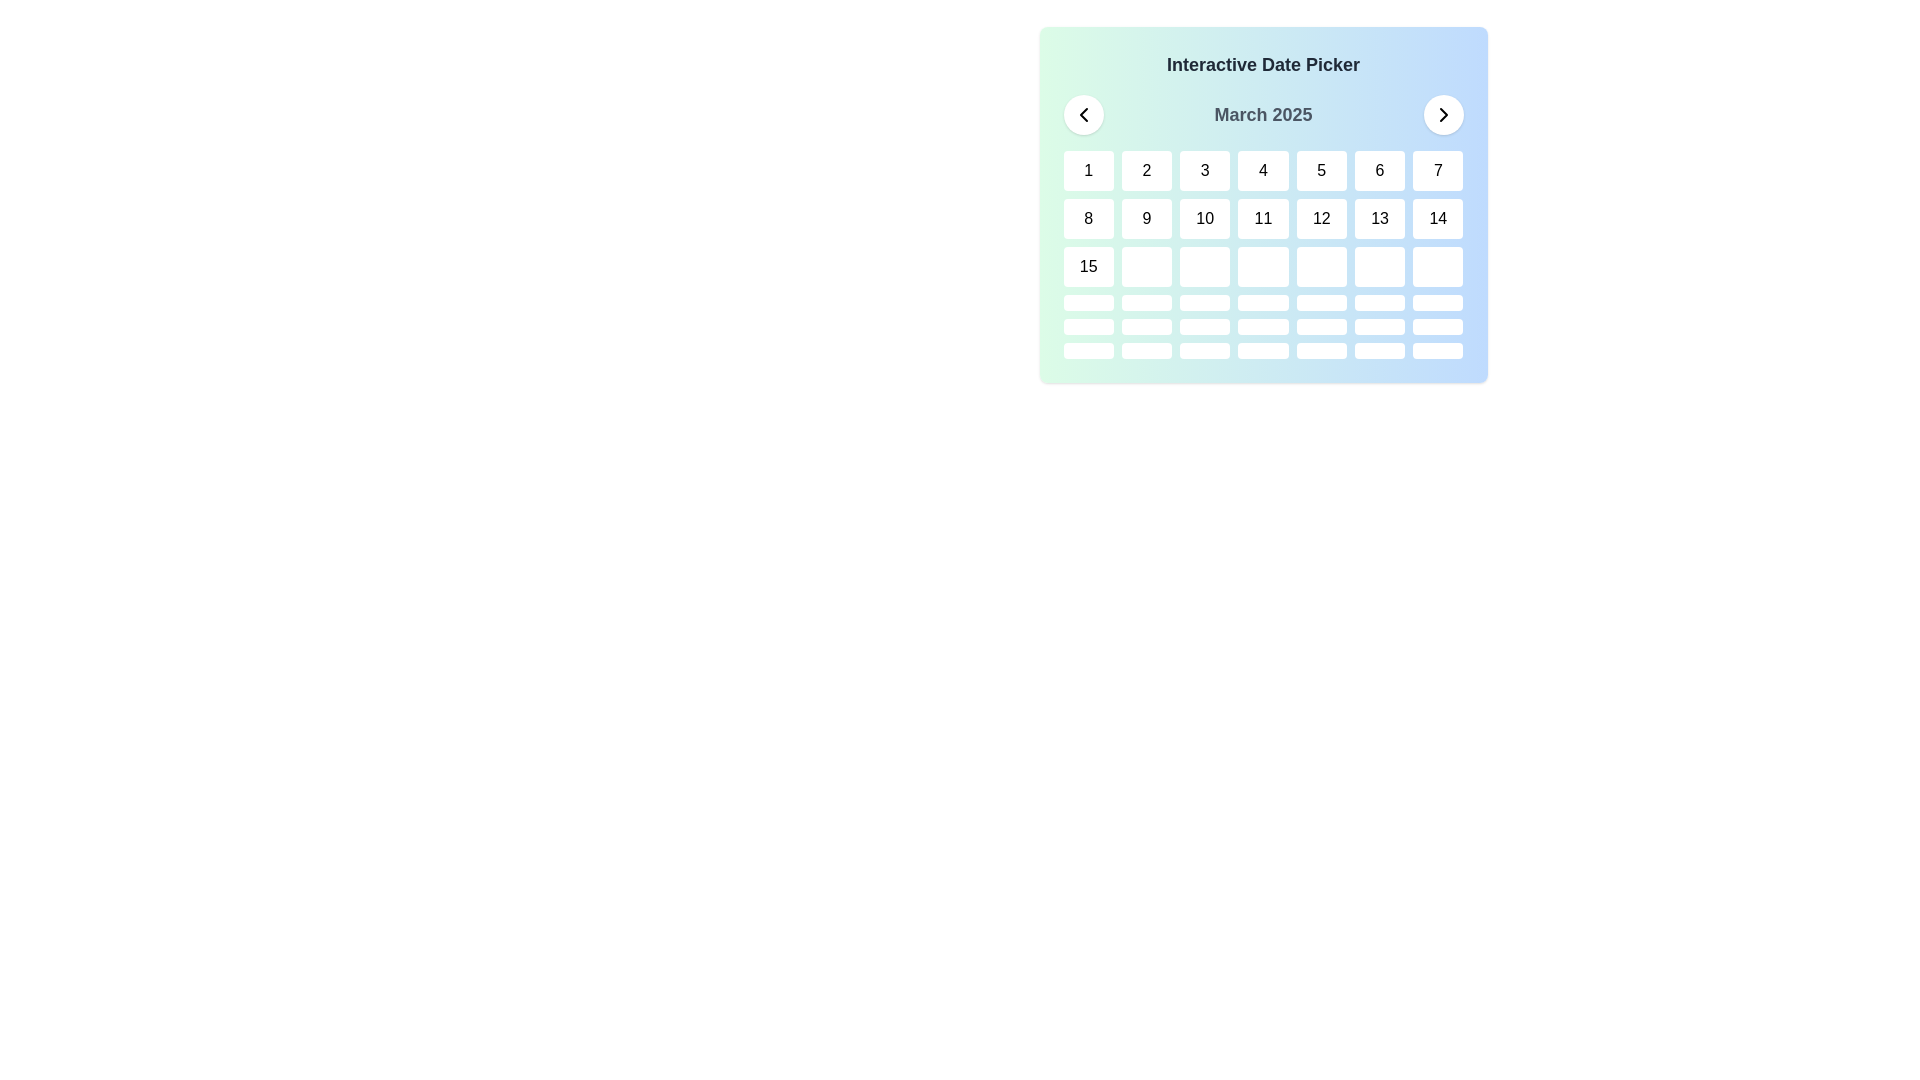 This screenshot has width=1920, height=1080. What do you see at coordinates (1262, 115) in the screenshot?
I see `the text label that reads 'March 2025', which is styled with a large bold font in gray color and positioned at the top of a calendar interface` at bounding box center [1262, 115].